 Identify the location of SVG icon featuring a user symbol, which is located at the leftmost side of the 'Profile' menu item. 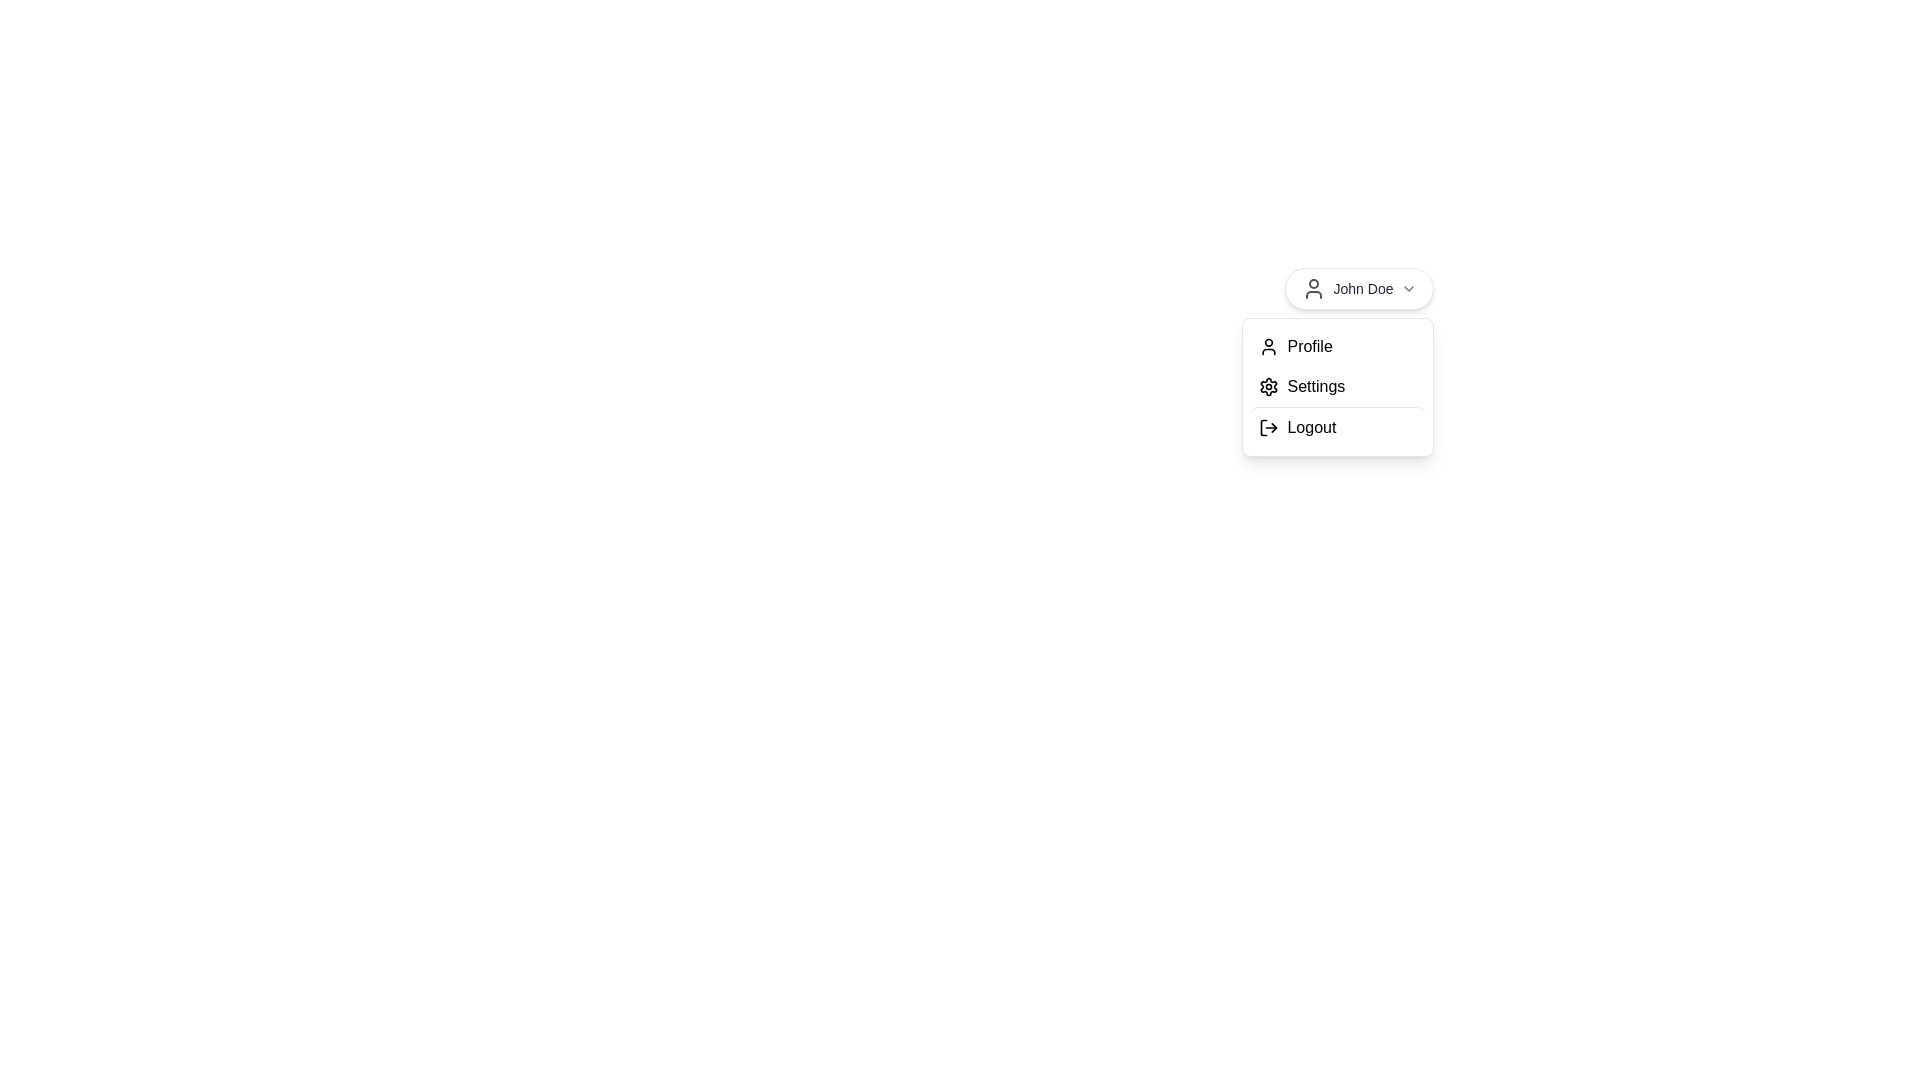
(1268, 346).